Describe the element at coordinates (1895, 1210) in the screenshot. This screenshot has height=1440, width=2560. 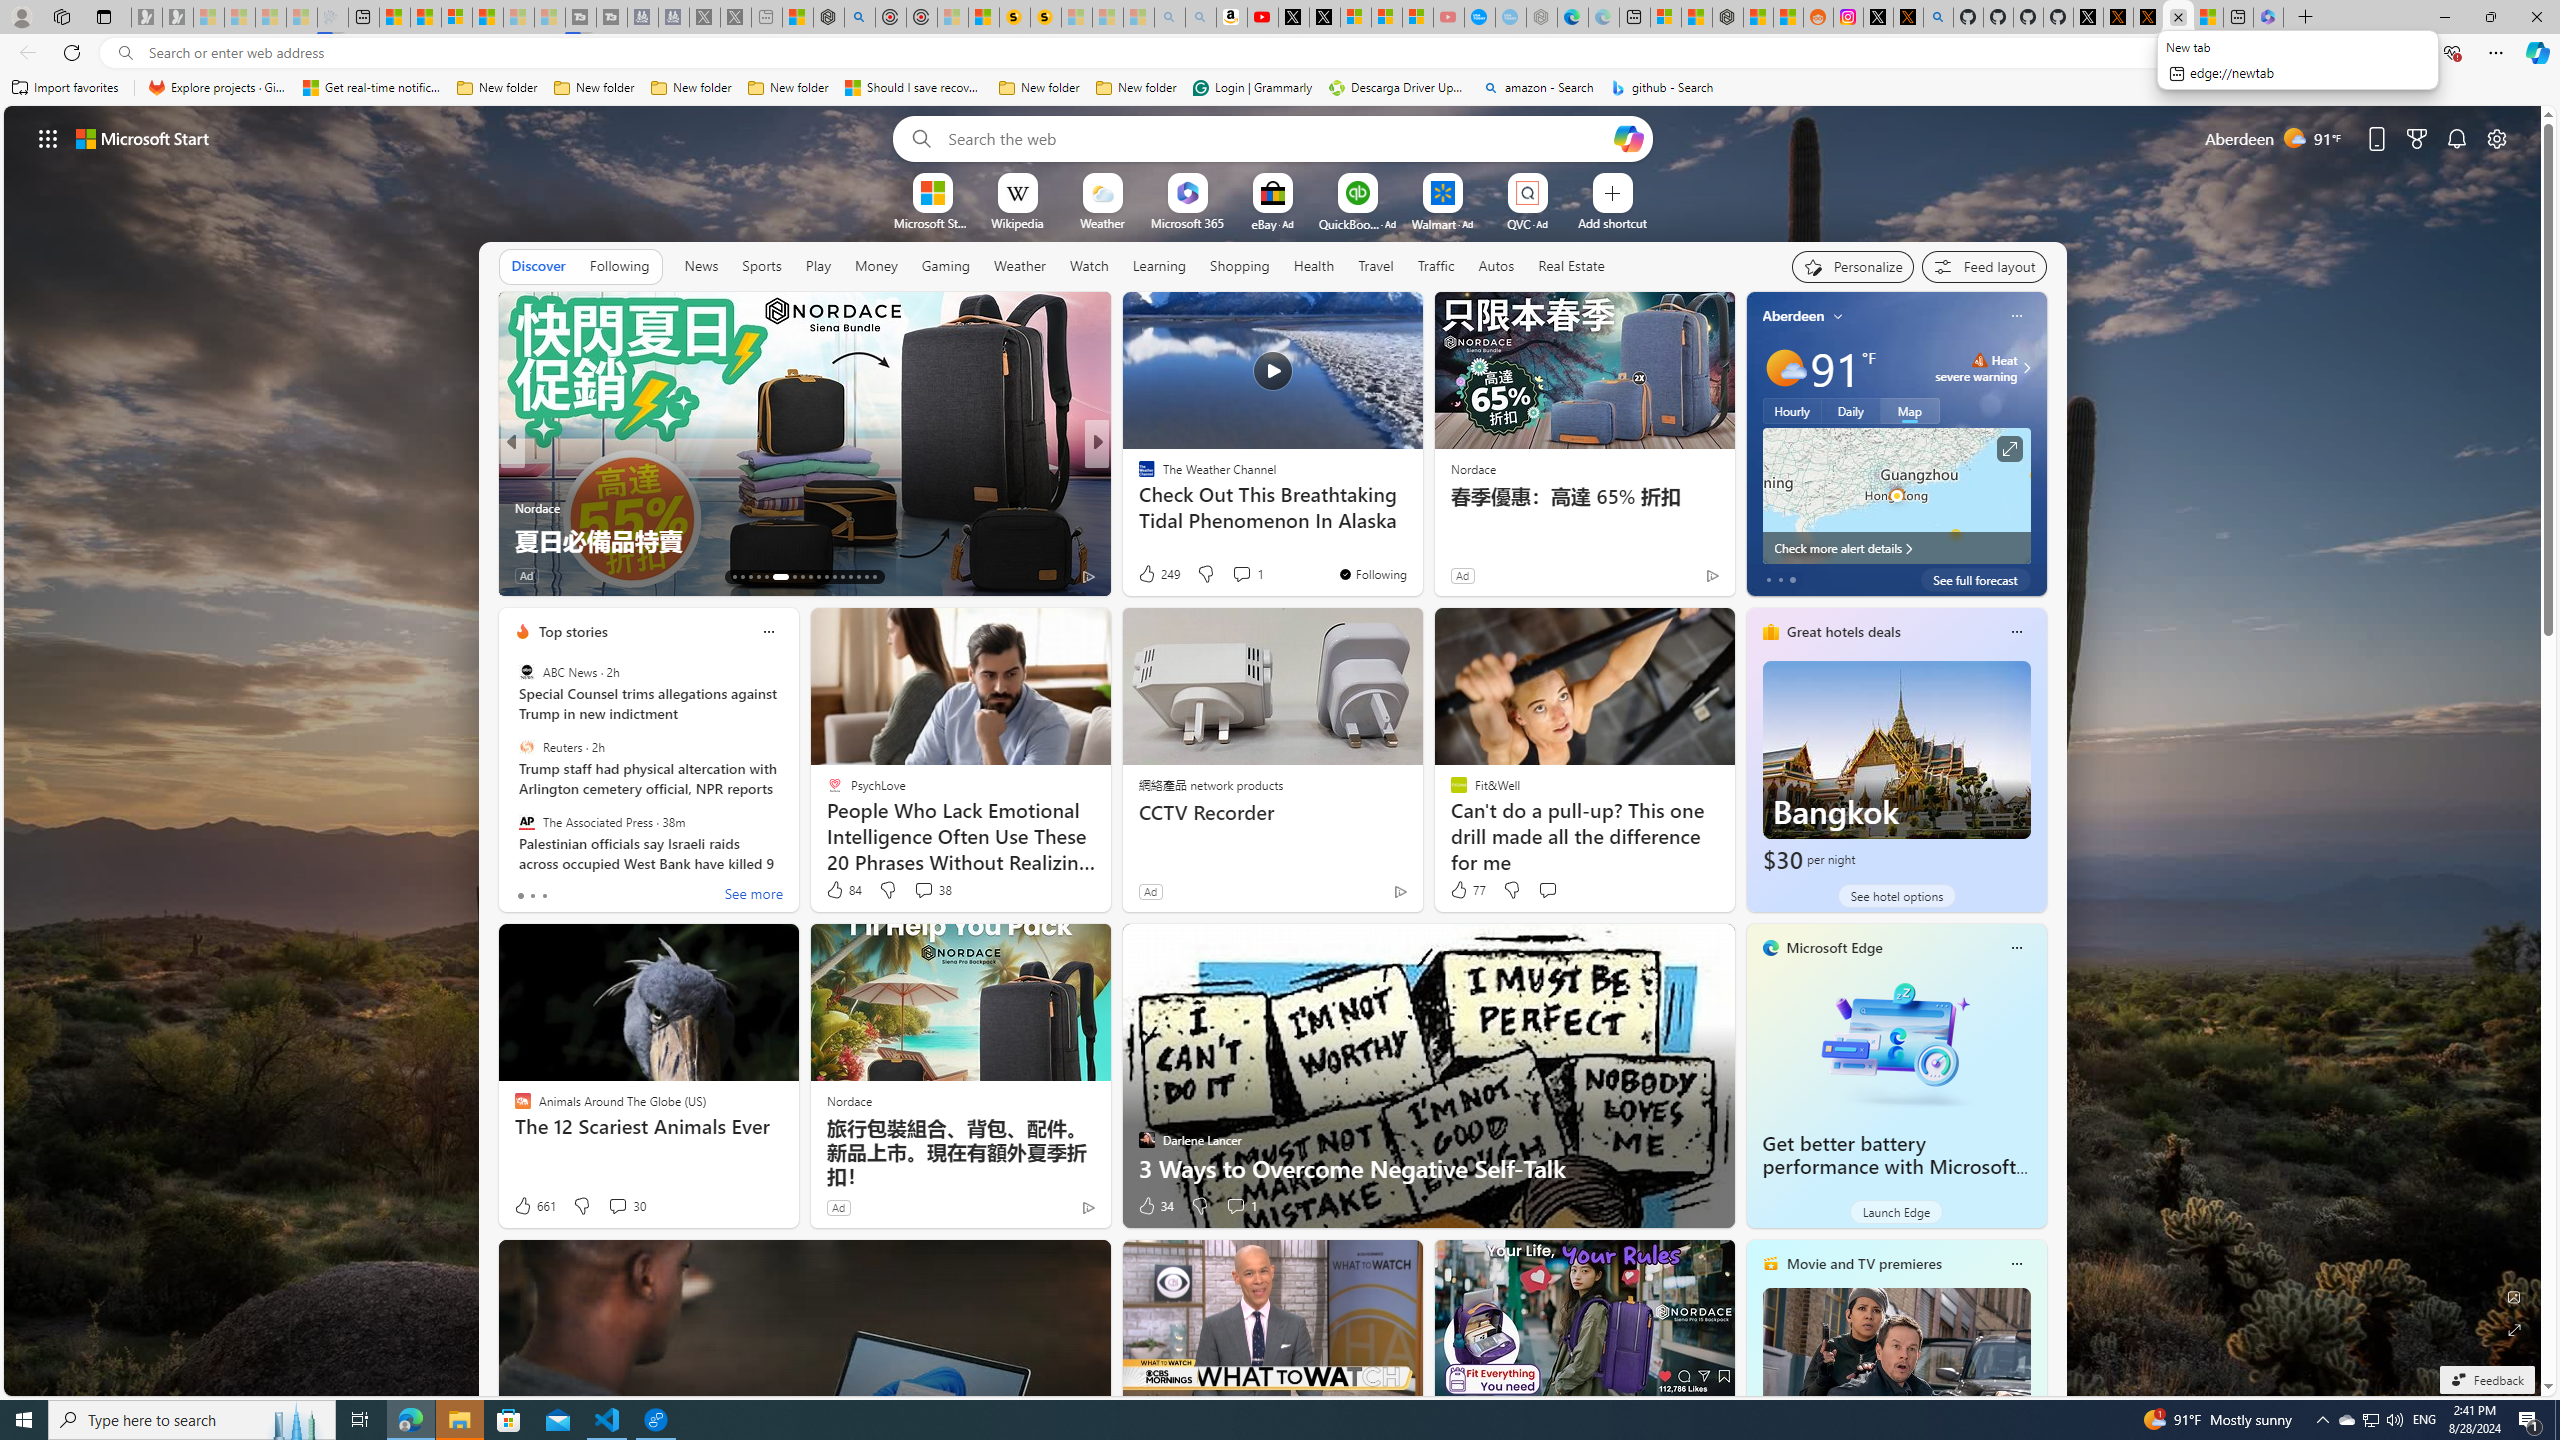
I see `'Launch Edge'` at that location.